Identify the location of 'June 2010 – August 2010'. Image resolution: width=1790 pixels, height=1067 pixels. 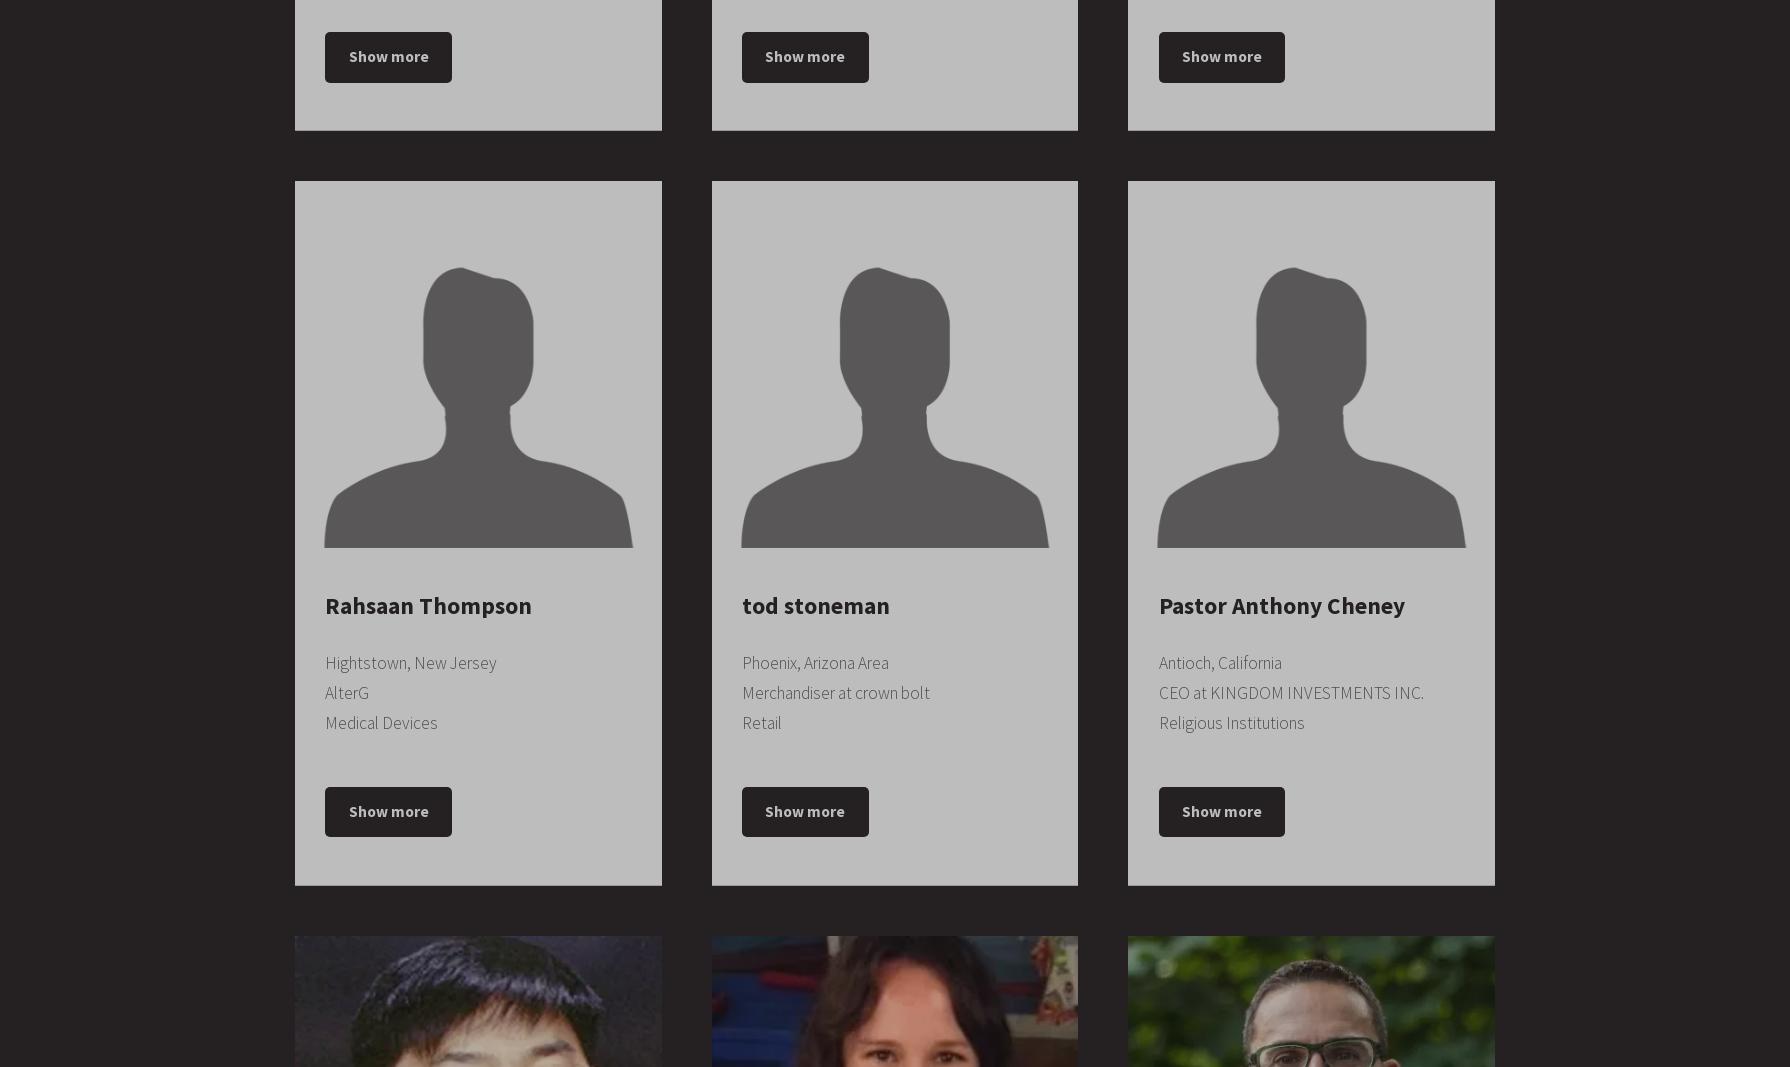
(1328, 666).